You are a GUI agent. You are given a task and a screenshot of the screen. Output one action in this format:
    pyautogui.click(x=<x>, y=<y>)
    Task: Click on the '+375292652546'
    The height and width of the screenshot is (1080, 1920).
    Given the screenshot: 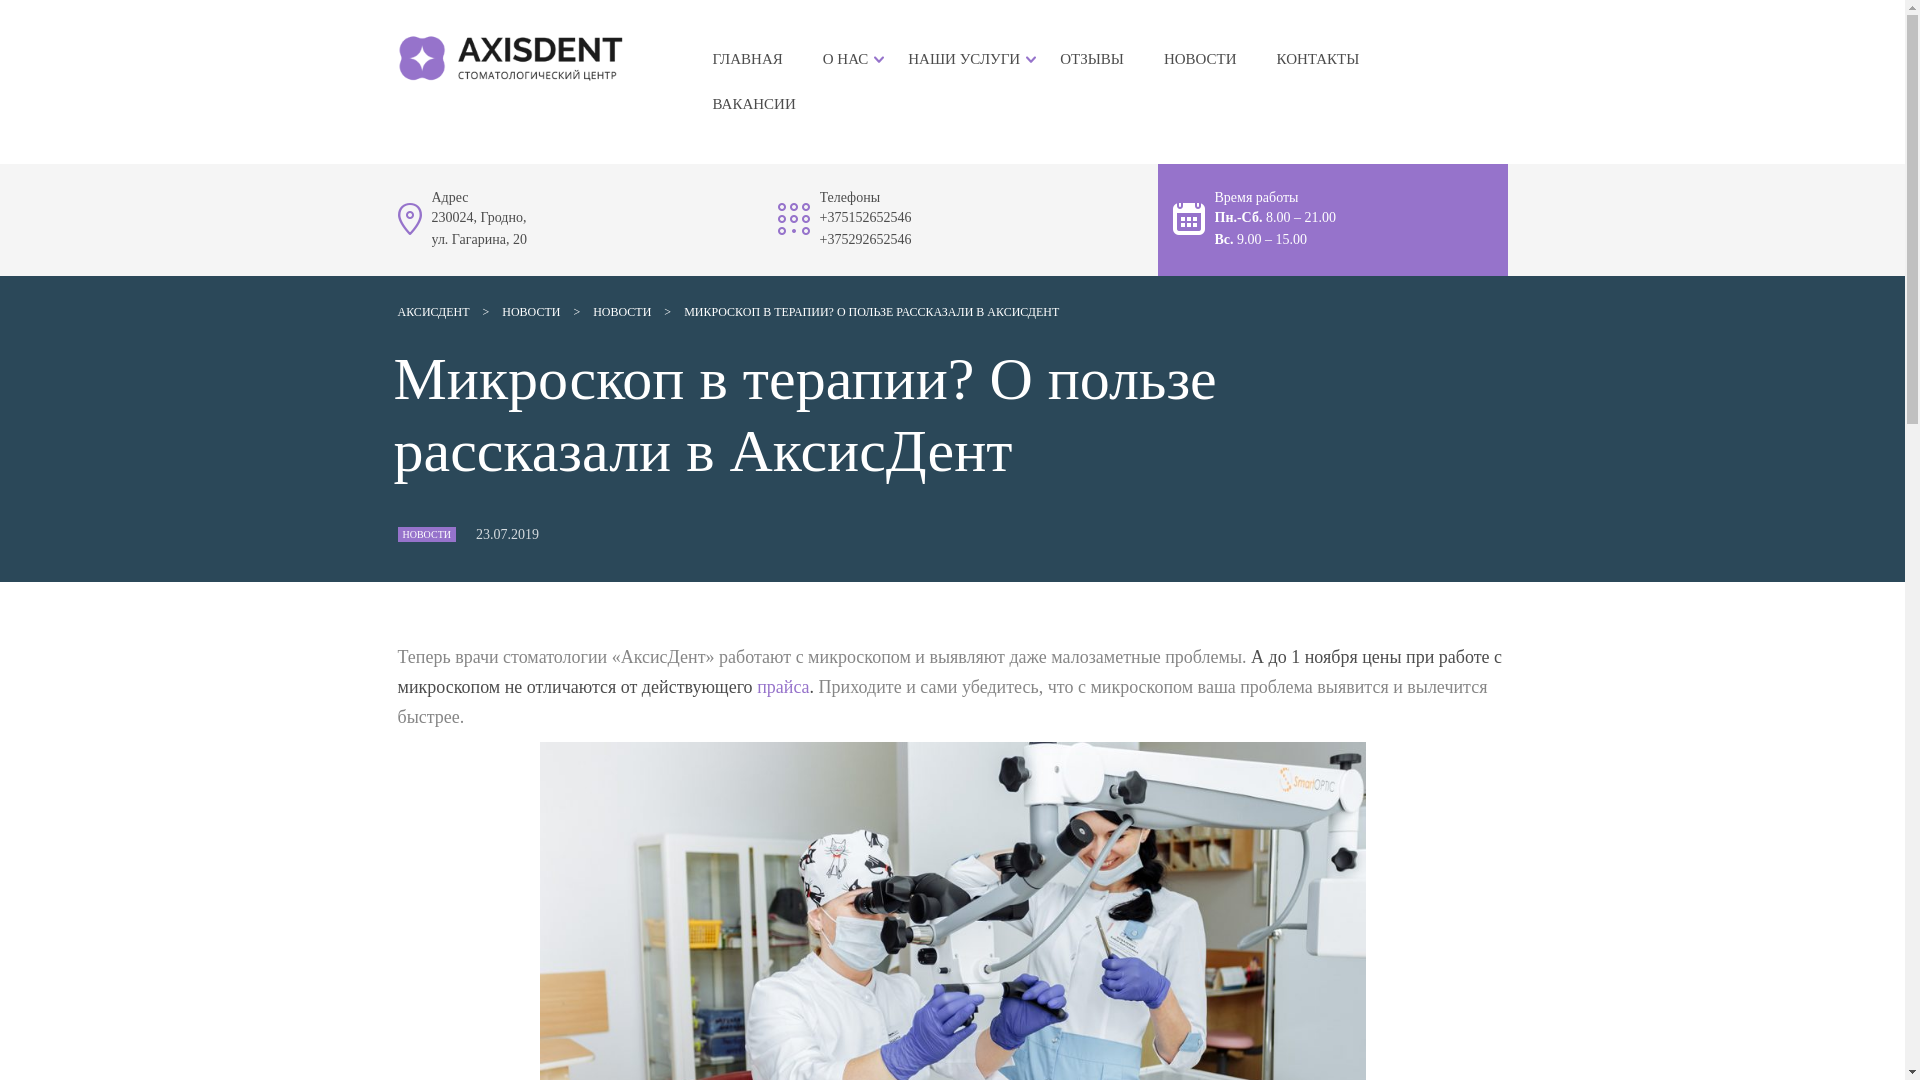 What is the action you would take?
    pyautogui.click(x=820, y=238)
    